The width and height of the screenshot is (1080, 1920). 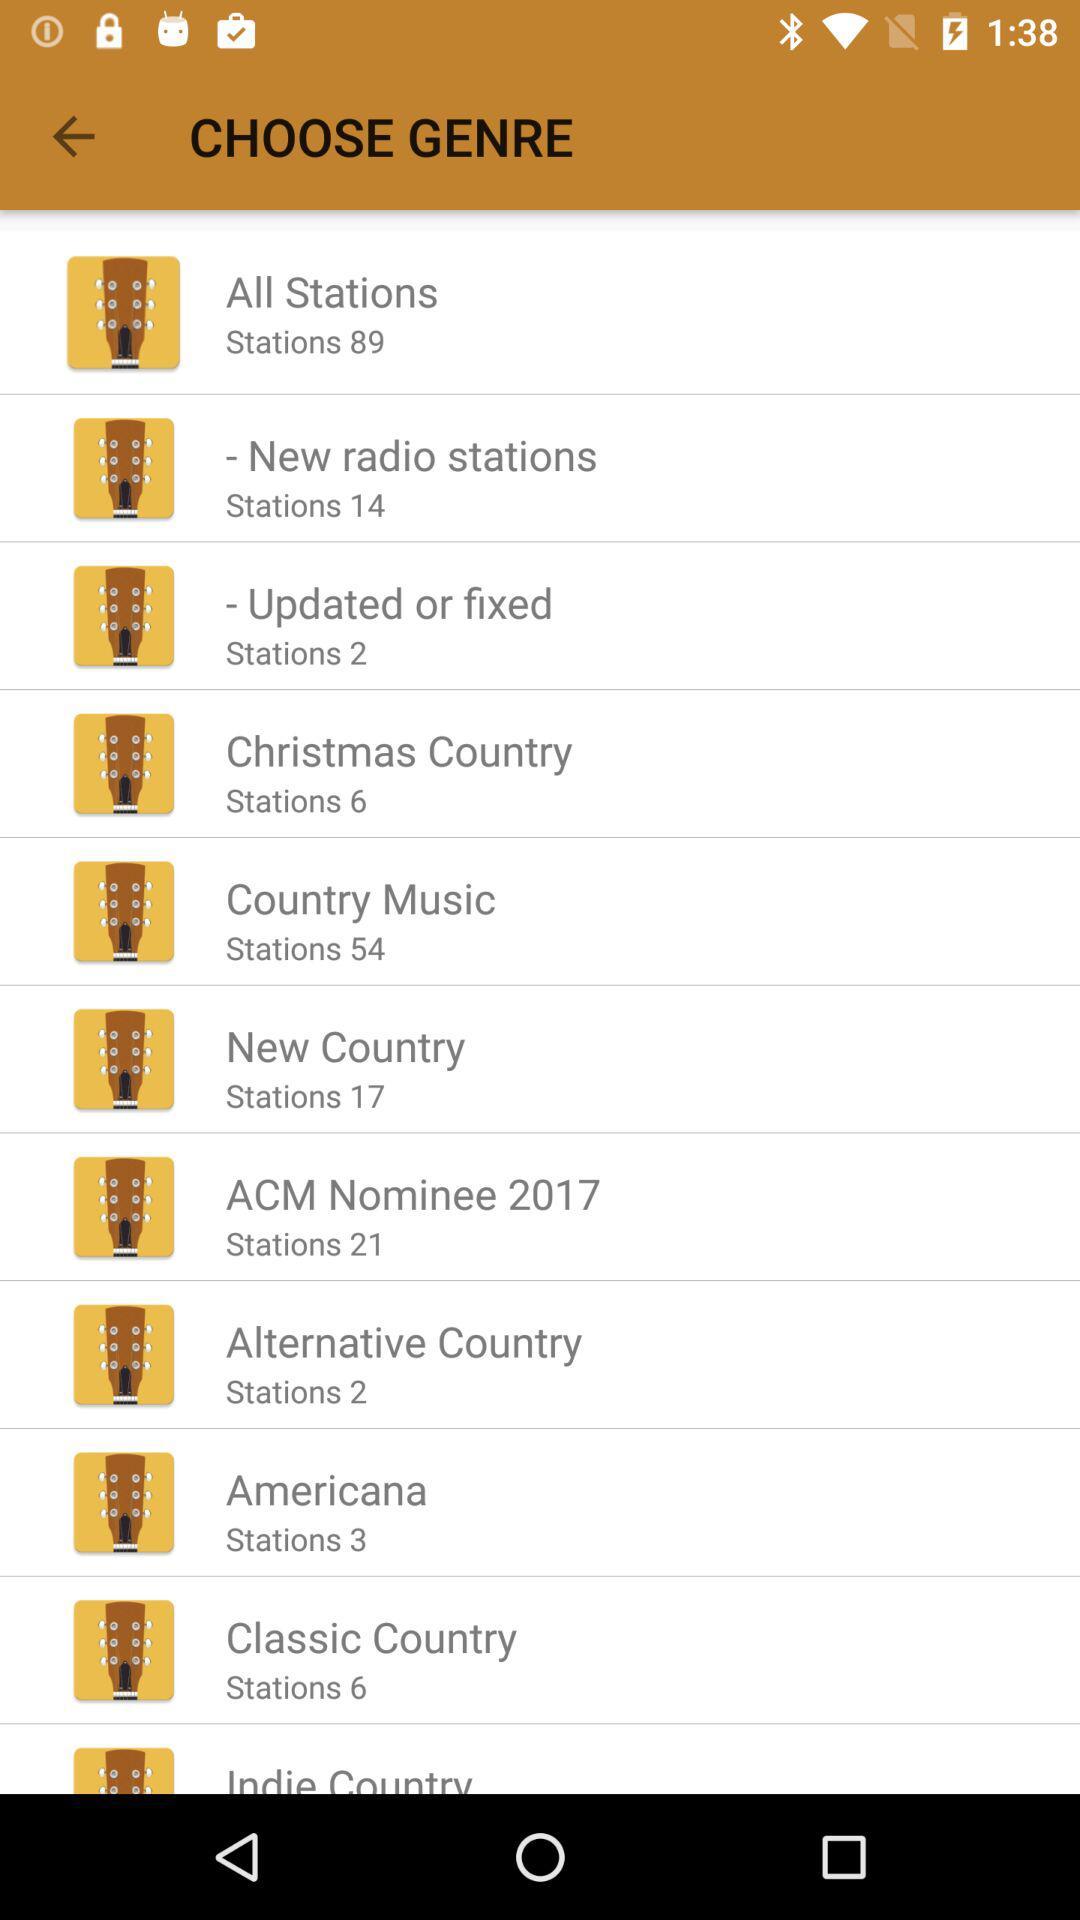 I want to click on the icon above the - updated or fixed, so click(x=305, y=504).